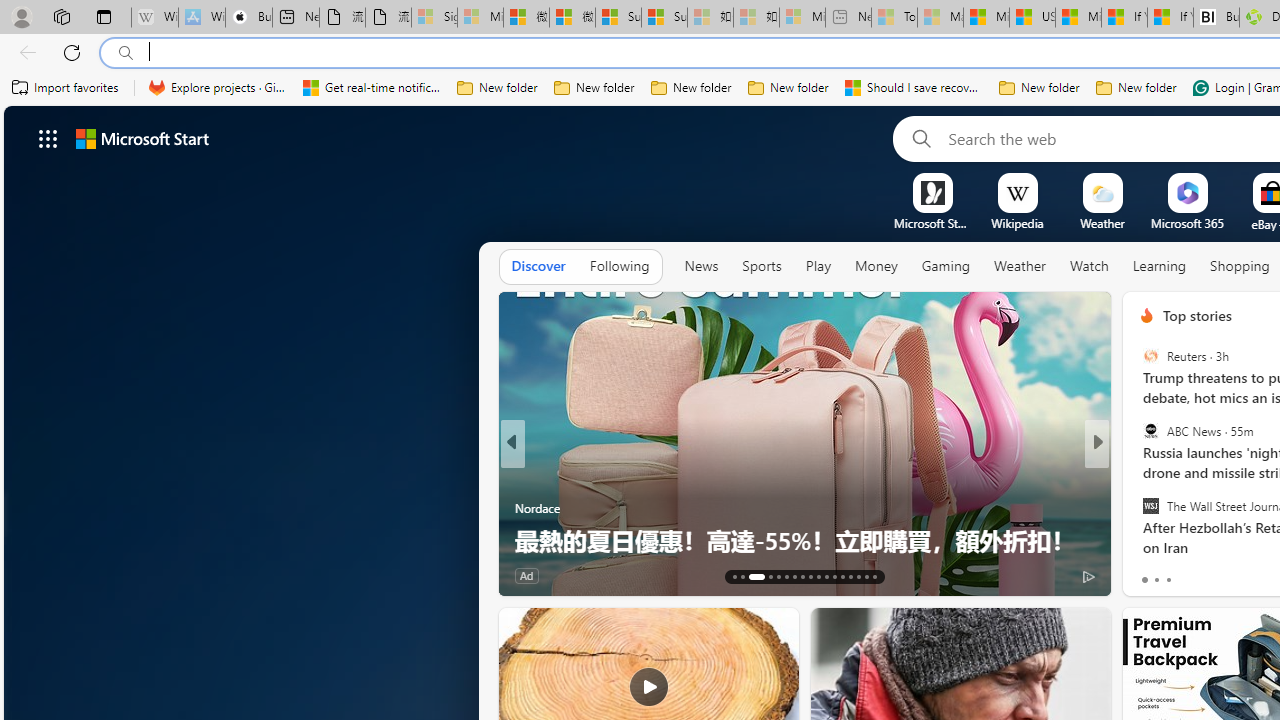  I want to click on 'Reader', so click(1138, 475).